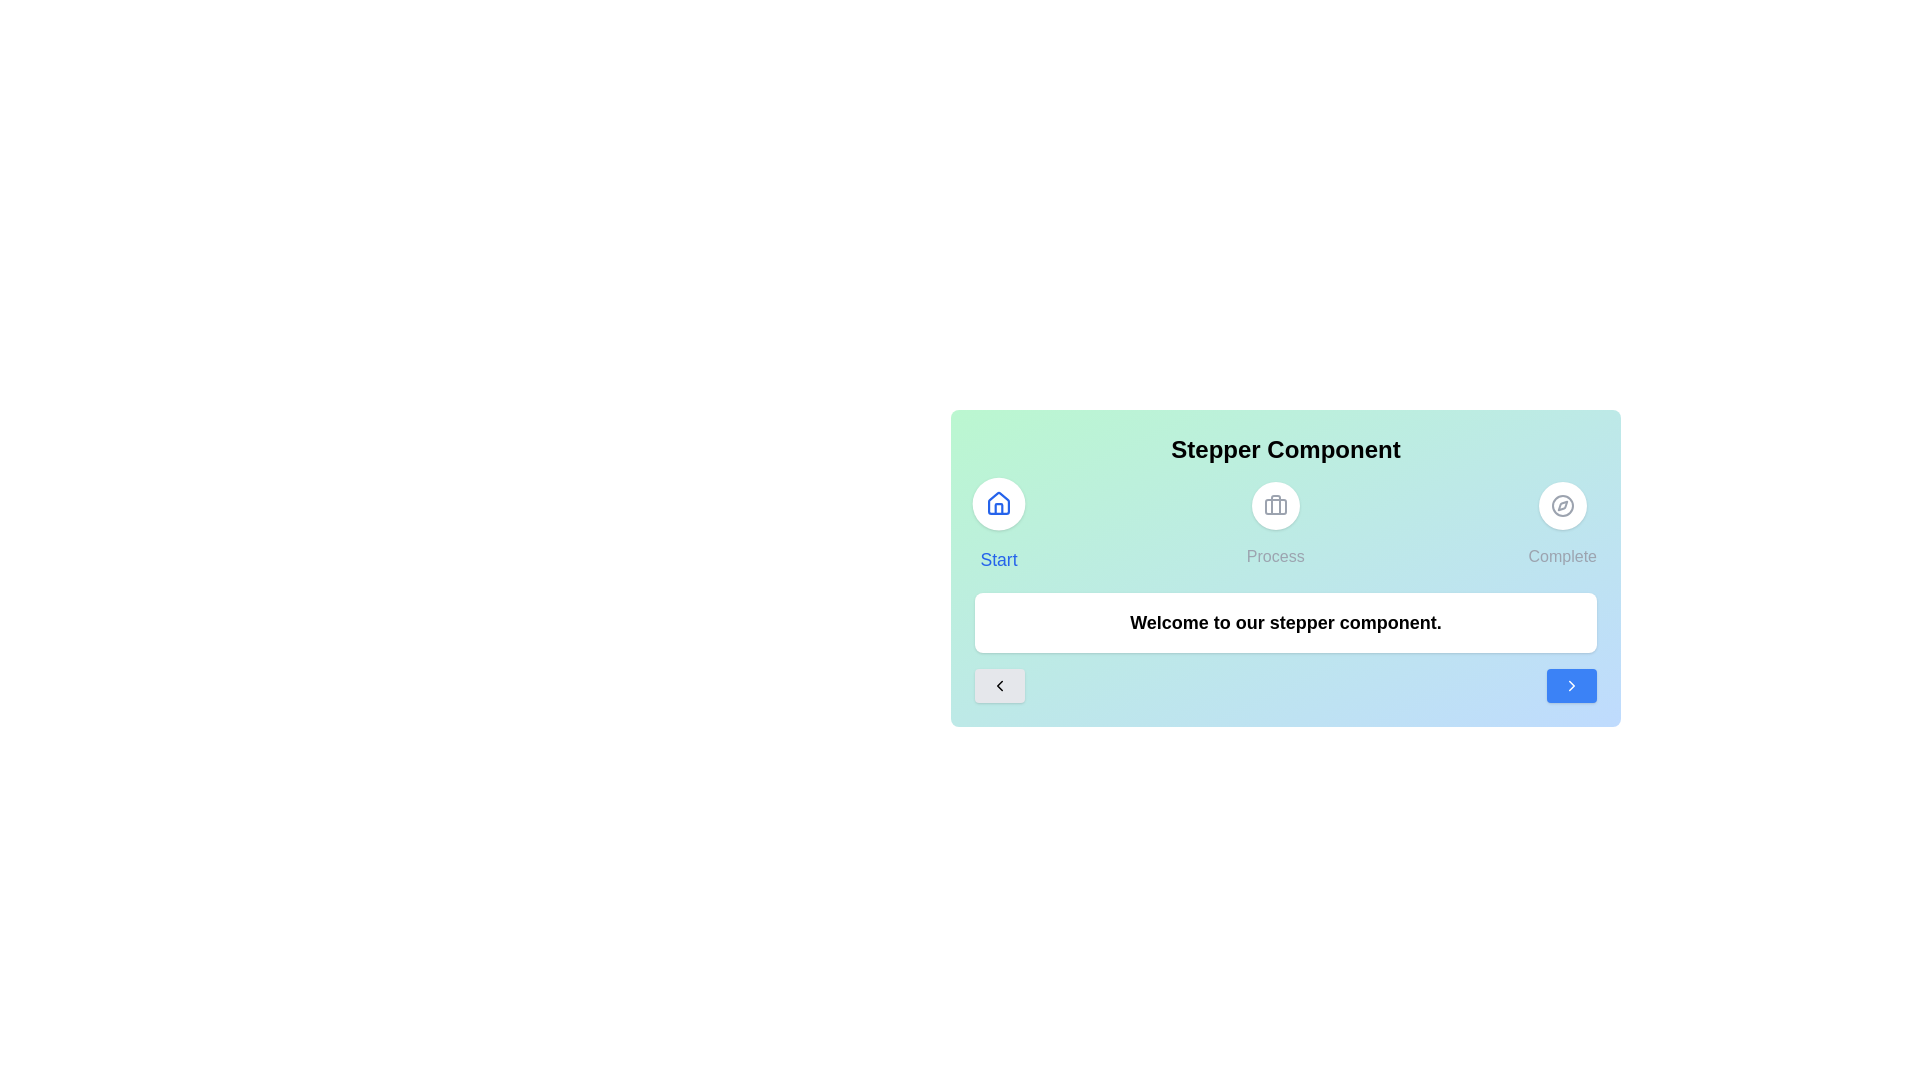 This screenshot has height=1080, width=1920. Describe the element at coordinates (998, 523) in the screenshot. I see `the step icon labeled Start` at that location.